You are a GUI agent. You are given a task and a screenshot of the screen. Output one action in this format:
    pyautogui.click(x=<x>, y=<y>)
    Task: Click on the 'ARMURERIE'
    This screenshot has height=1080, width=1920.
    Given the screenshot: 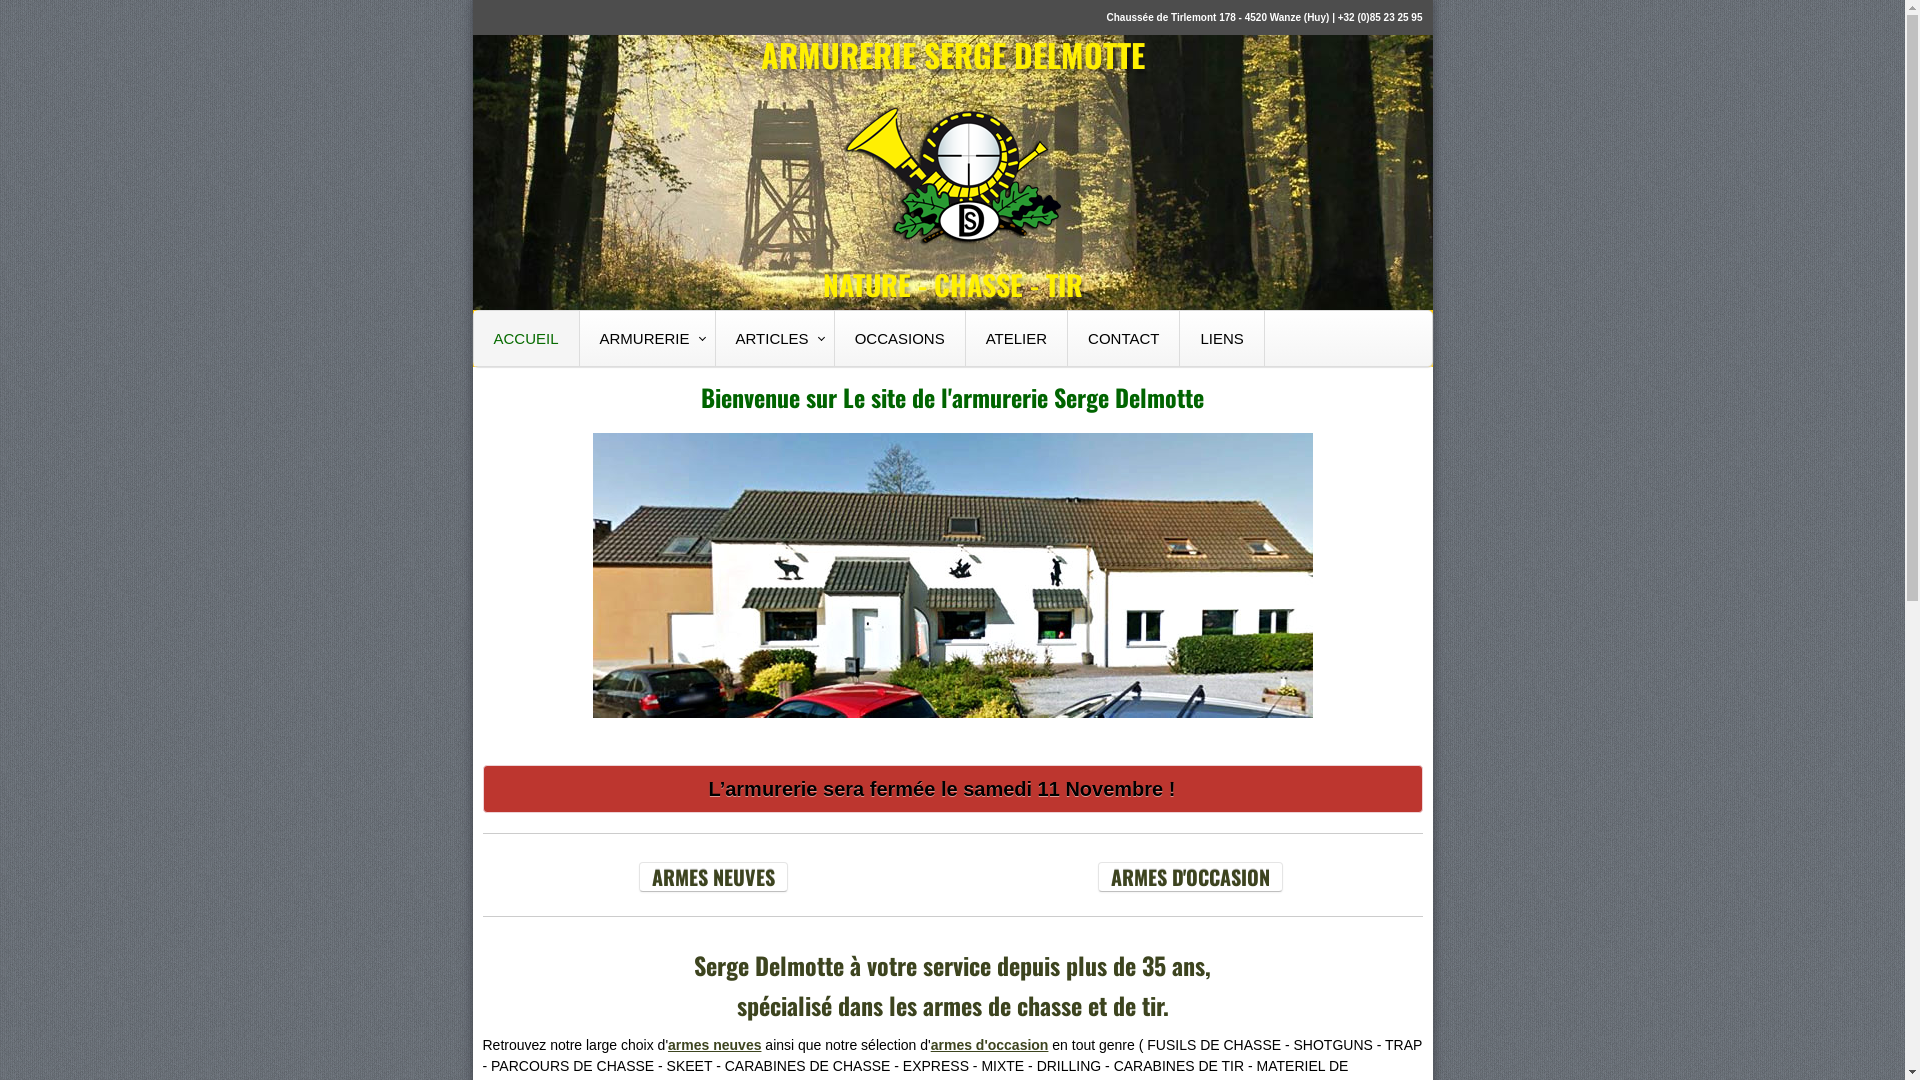 What is the action you would take?
    pyautogui.click(x=648, y=337)
    